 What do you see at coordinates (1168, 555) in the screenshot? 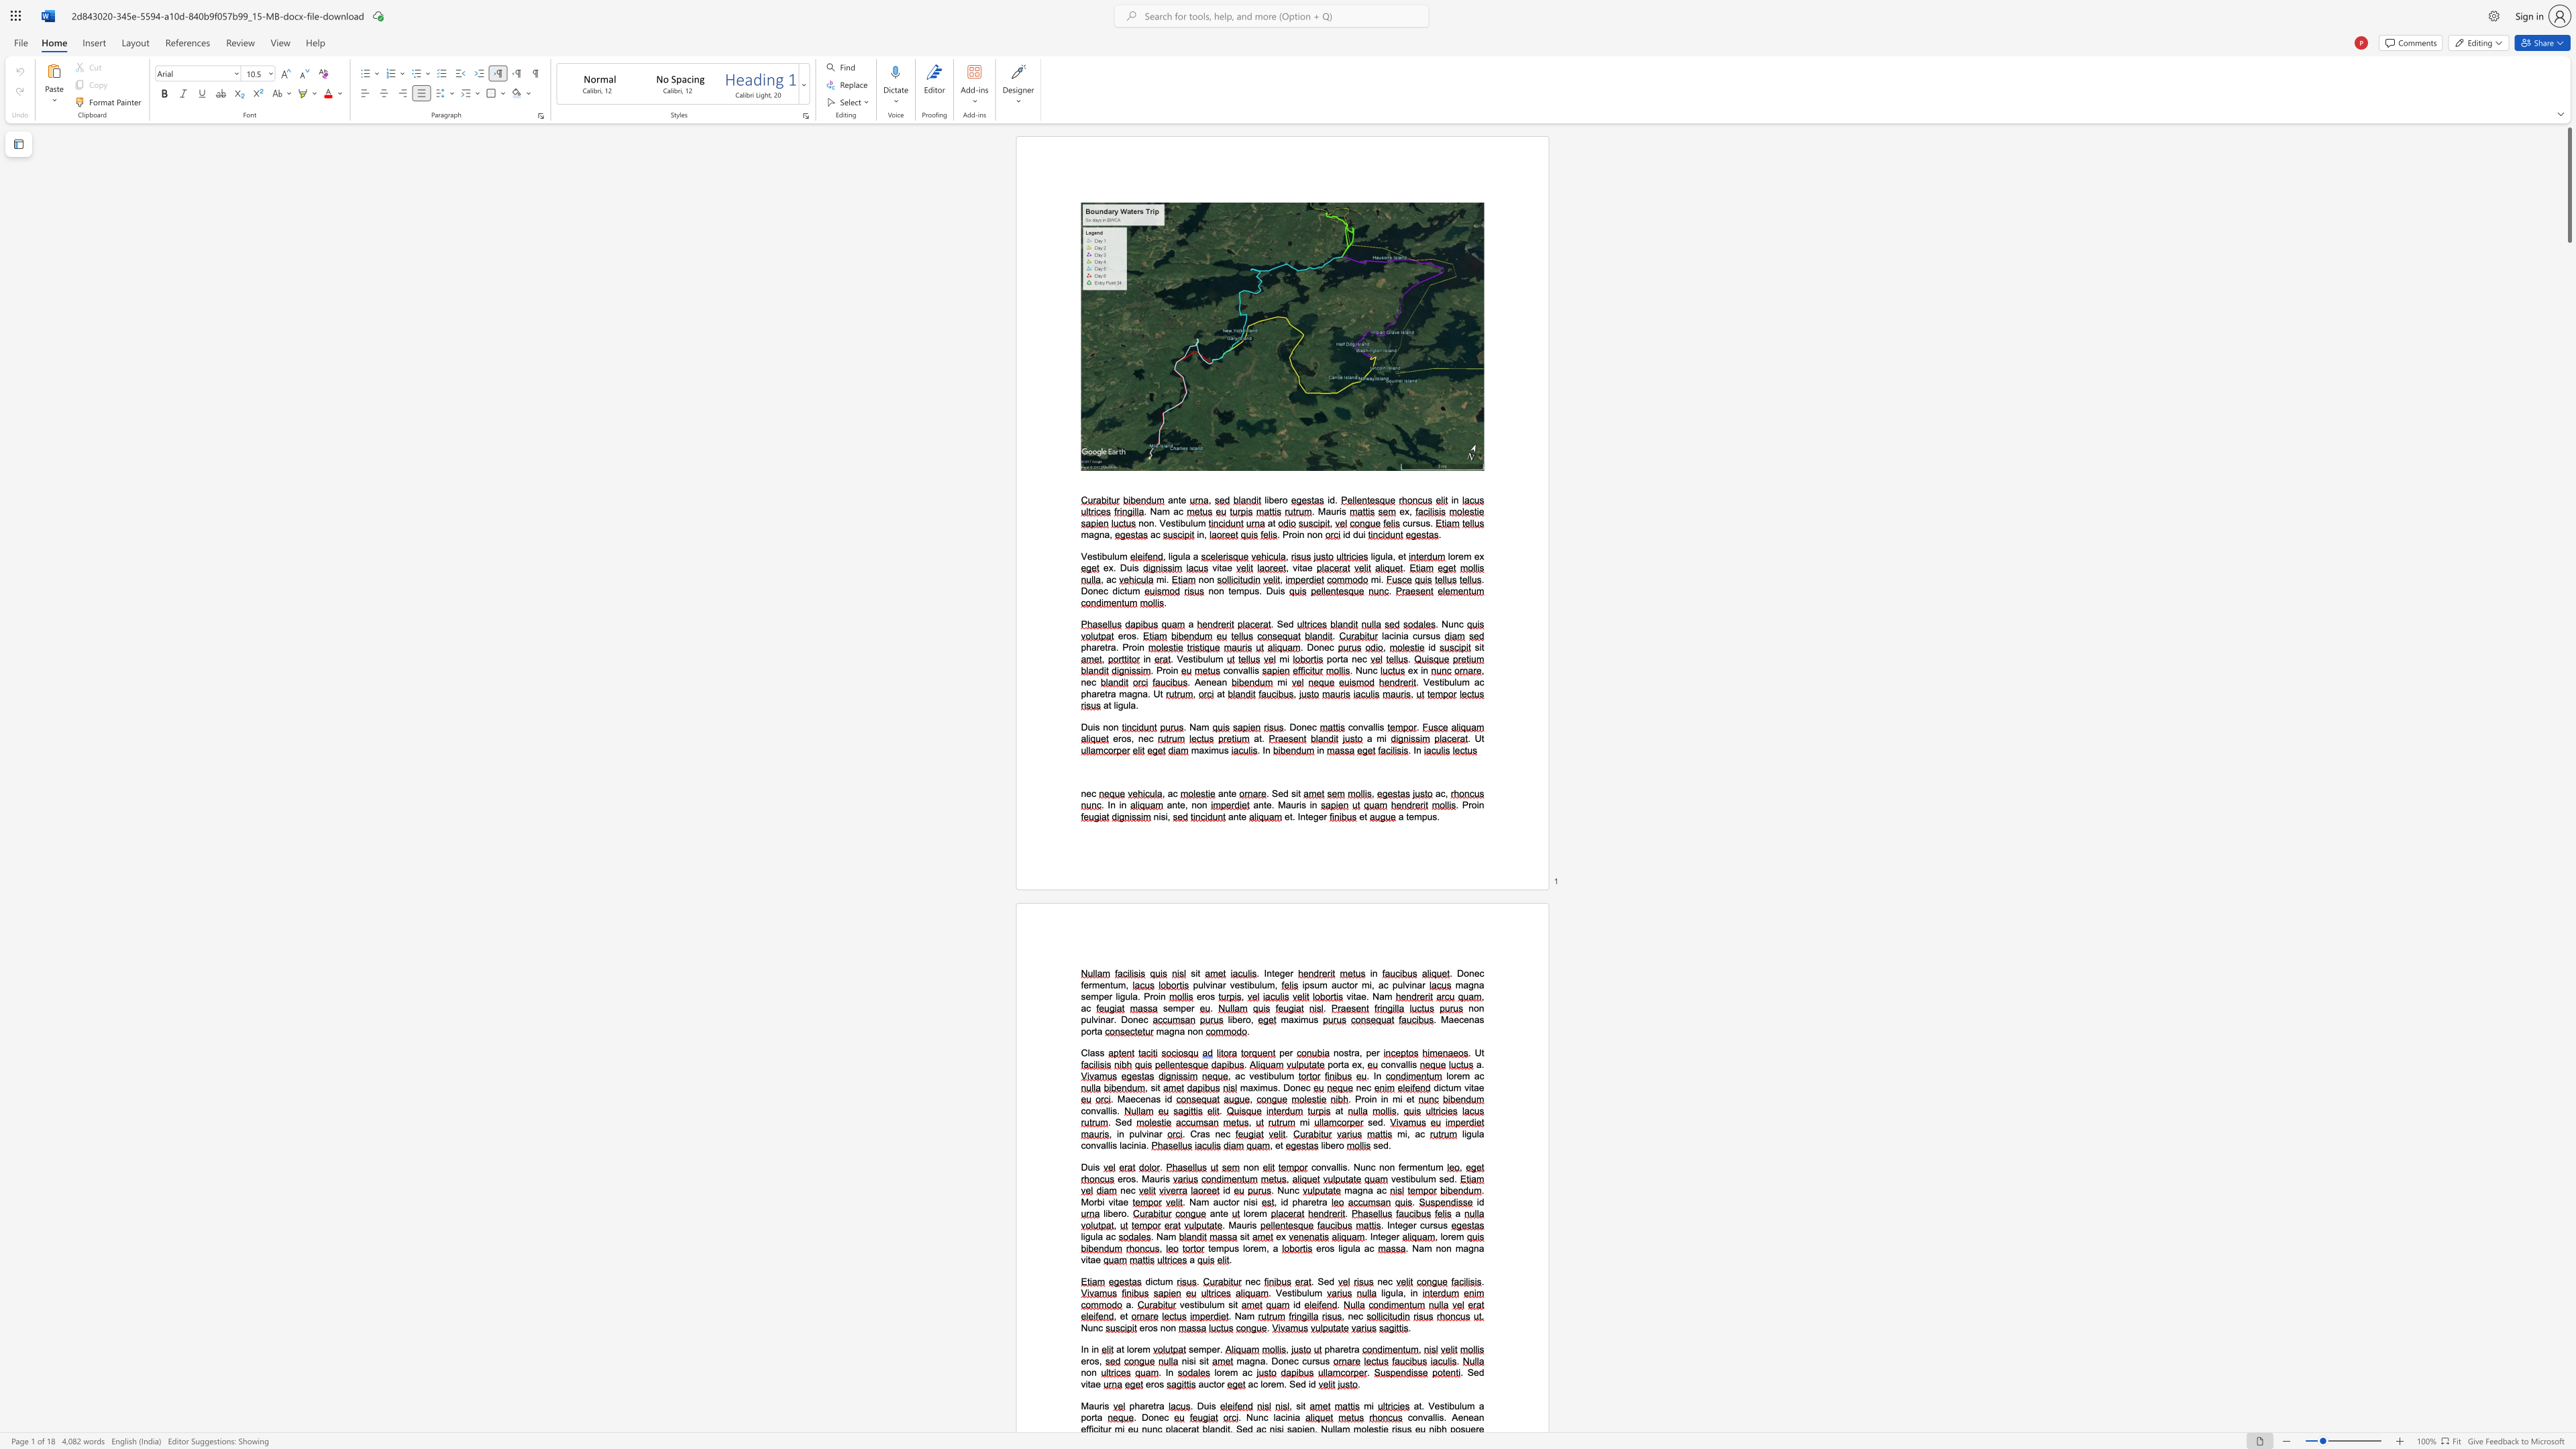
I see `the 1th character "l" in the text` at bounding box center [1168, 555].